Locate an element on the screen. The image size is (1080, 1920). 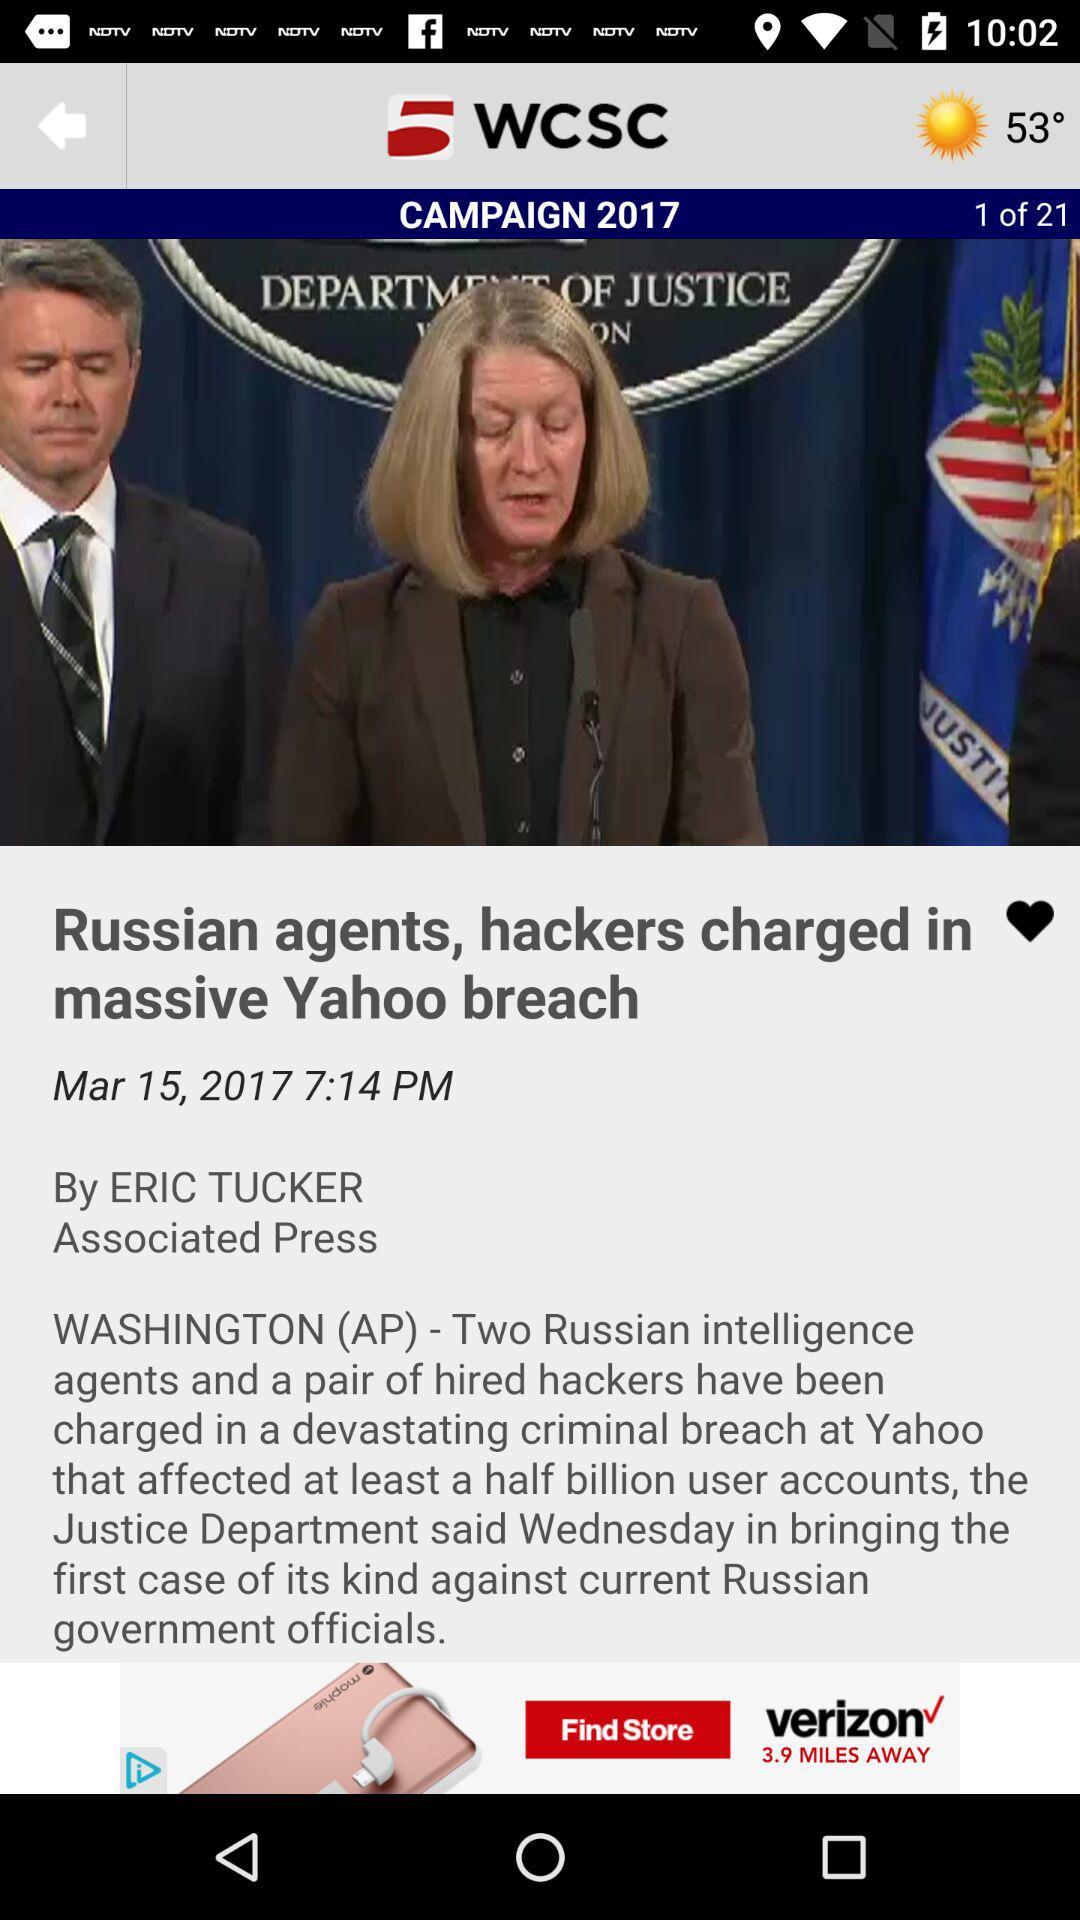
the arrow_backward icon is located at coordinates (61, 124).